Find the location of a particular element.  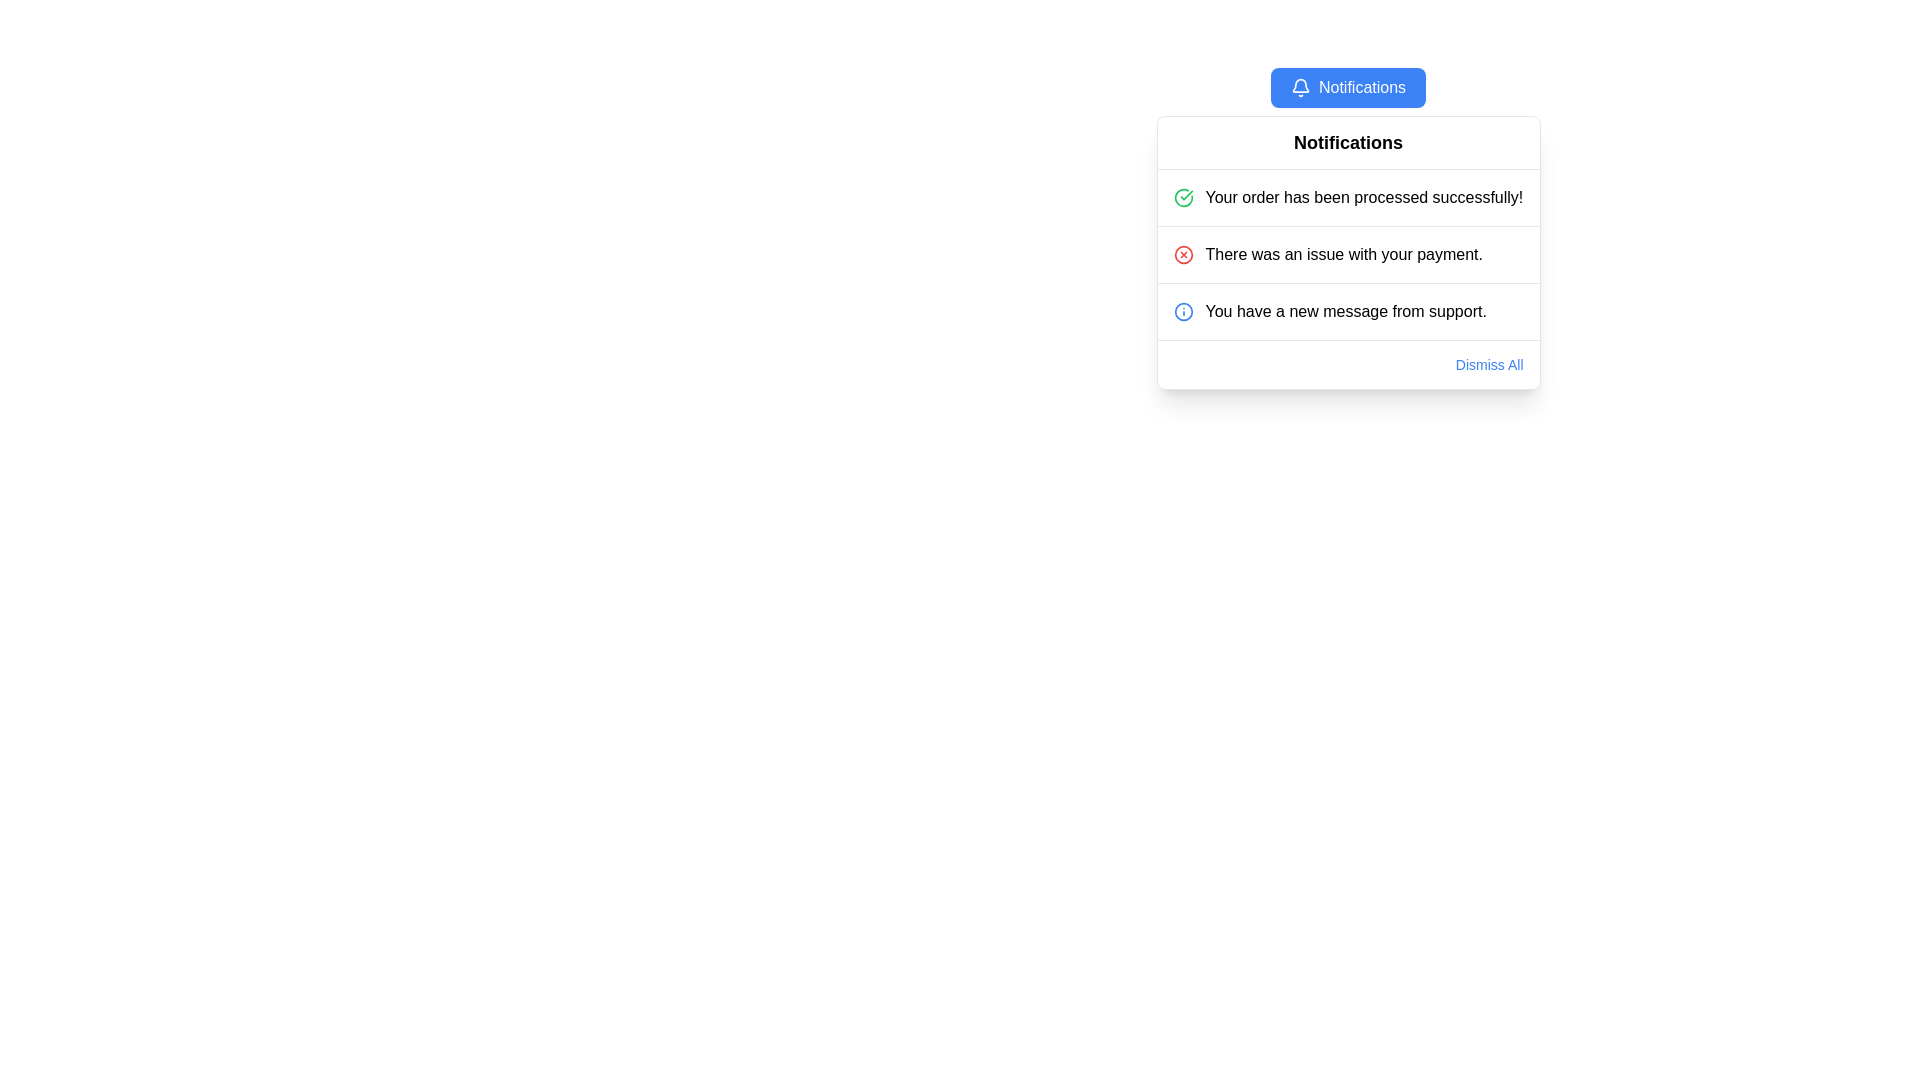

the circular vector graphic element within the SVG icon that is part of the last notification entry indicating 'You have a new message from support.' is located at coordinates (1183, 312).